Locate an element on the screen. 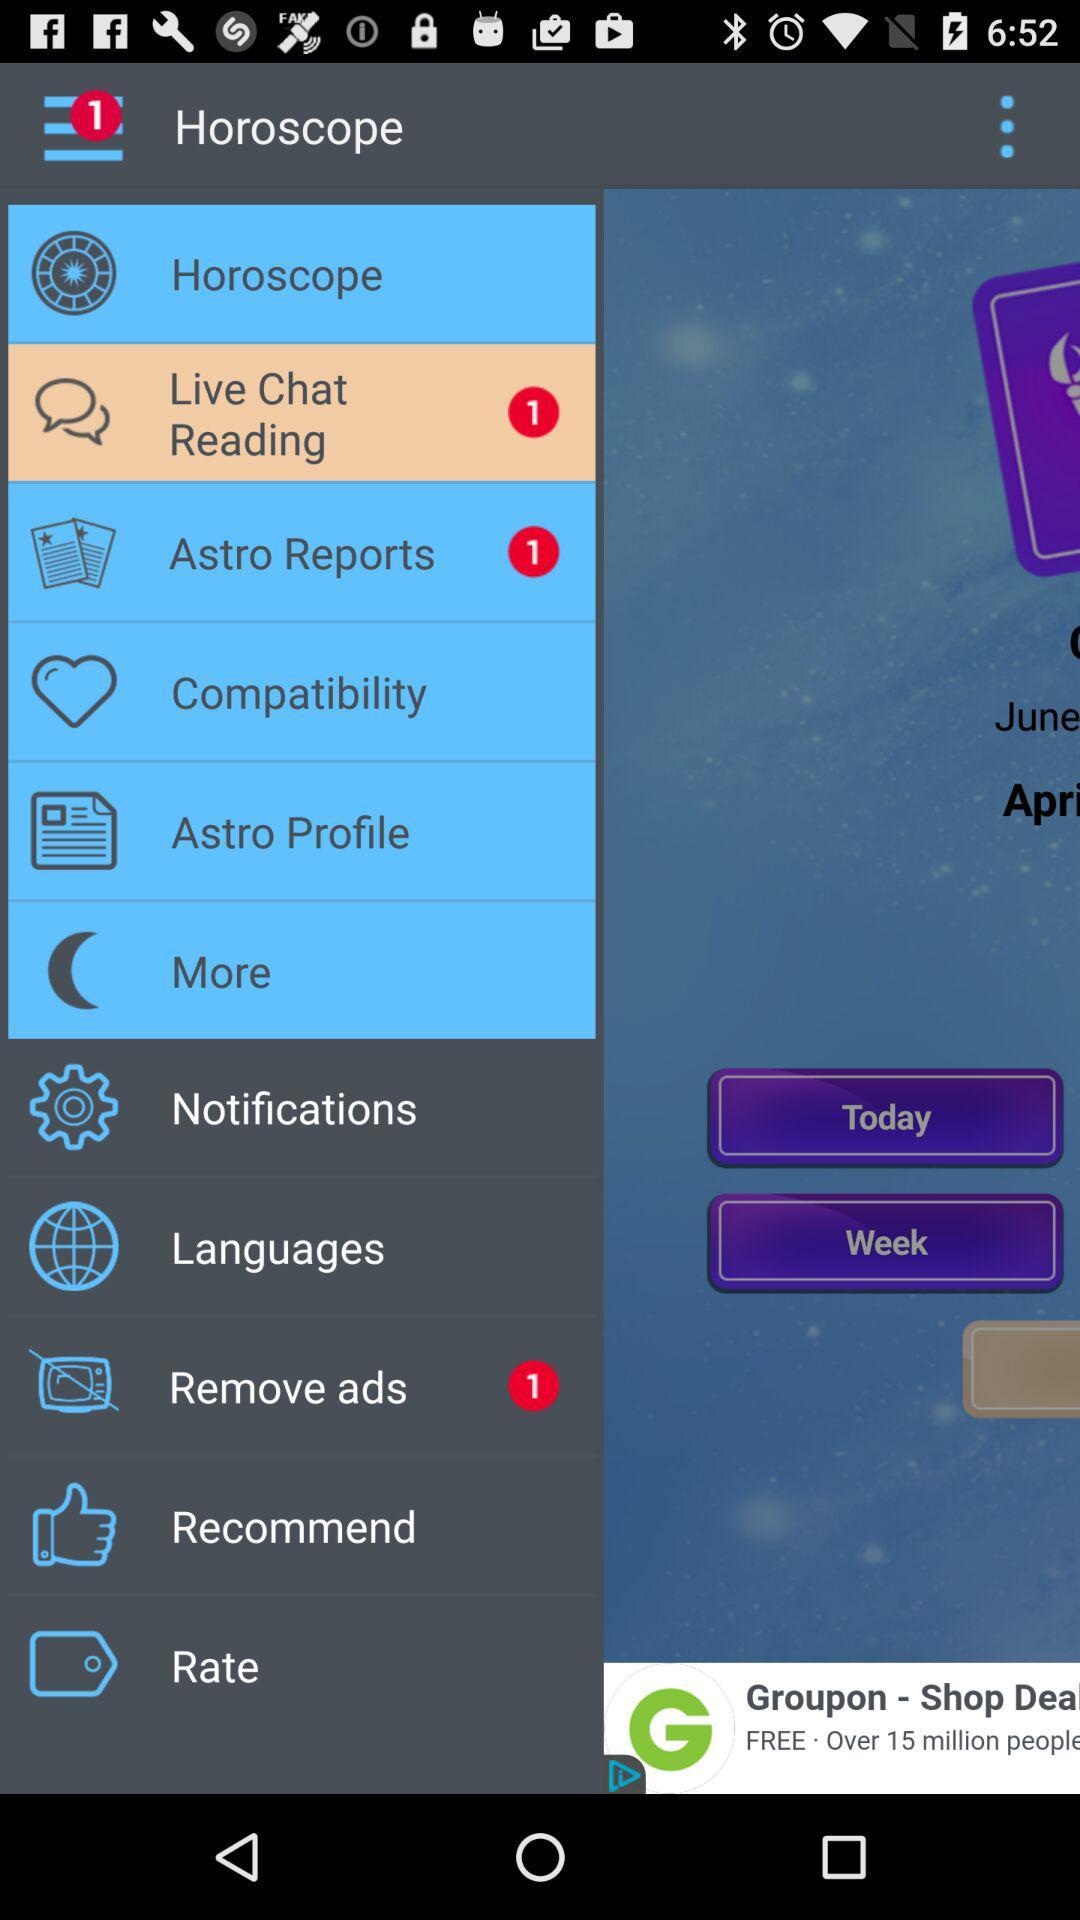 The image size is (1080, 1920). red color 1 right to live chat option is located at coordinates (532, 411).